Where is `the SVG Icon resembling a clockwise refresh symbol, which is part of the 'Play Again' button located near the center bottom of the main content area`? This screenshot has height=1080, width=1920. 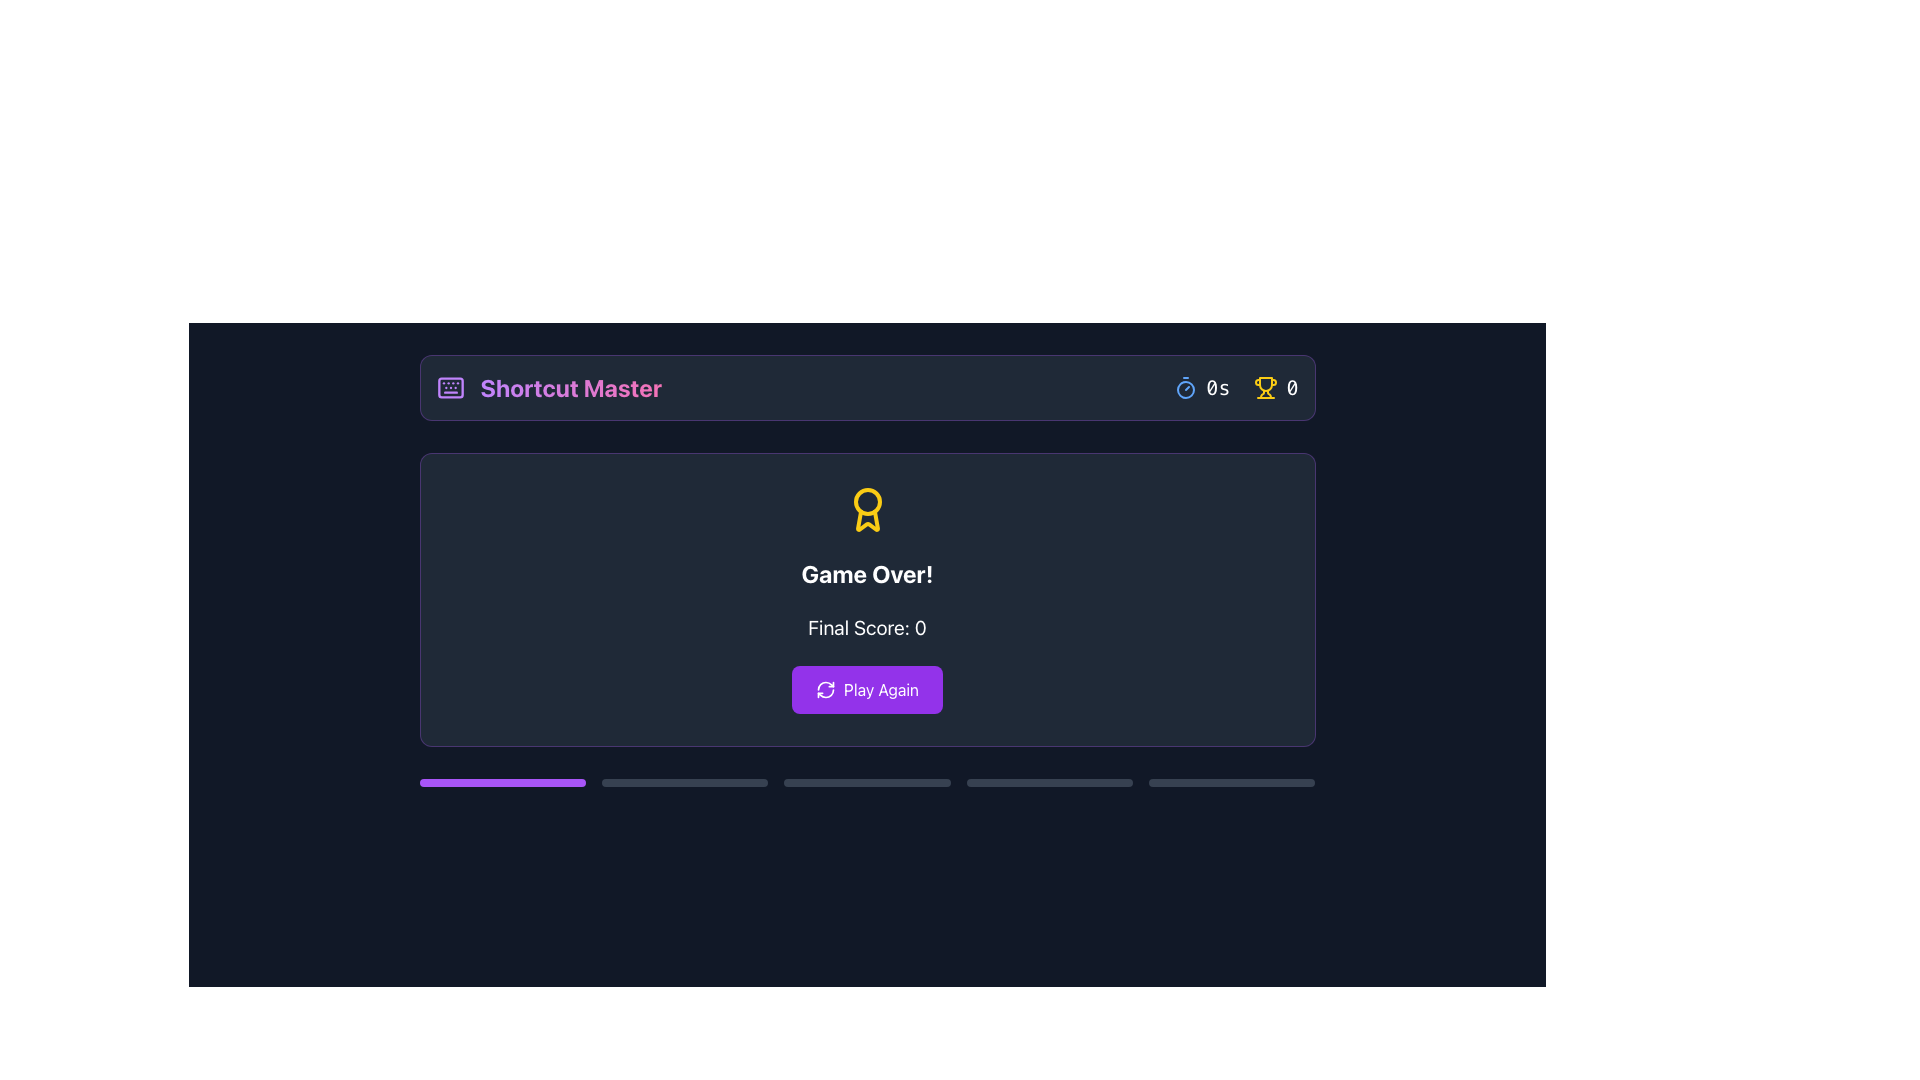
the SVG Icon resembling a clockwise refresh symbol, which is part of the 'Play Again' button located near the center bottom of the main content area is located at coordinates (825, 689).